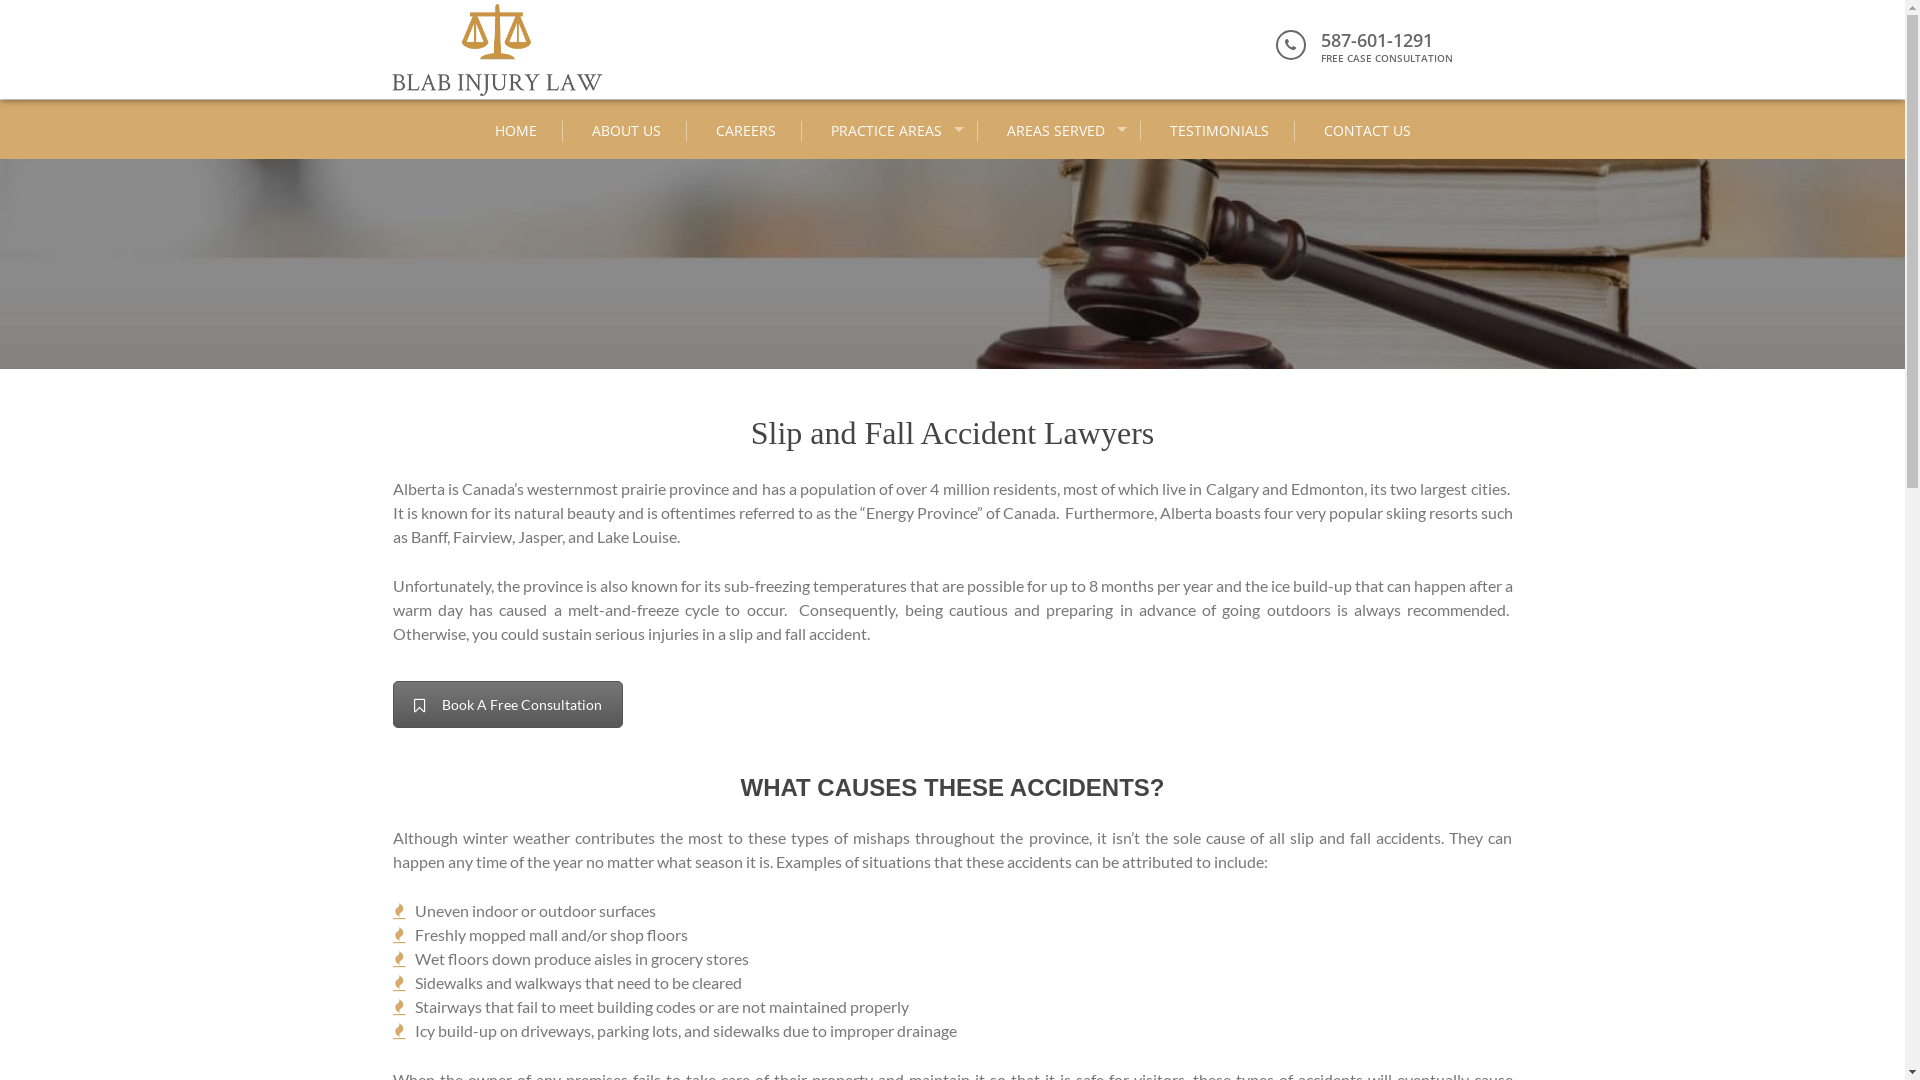 The image size is (1920, 1080). What do you see at coordinates (744, 131) in the screenshot?
I see `'CAREERS'` at bounding box center [744, 131].